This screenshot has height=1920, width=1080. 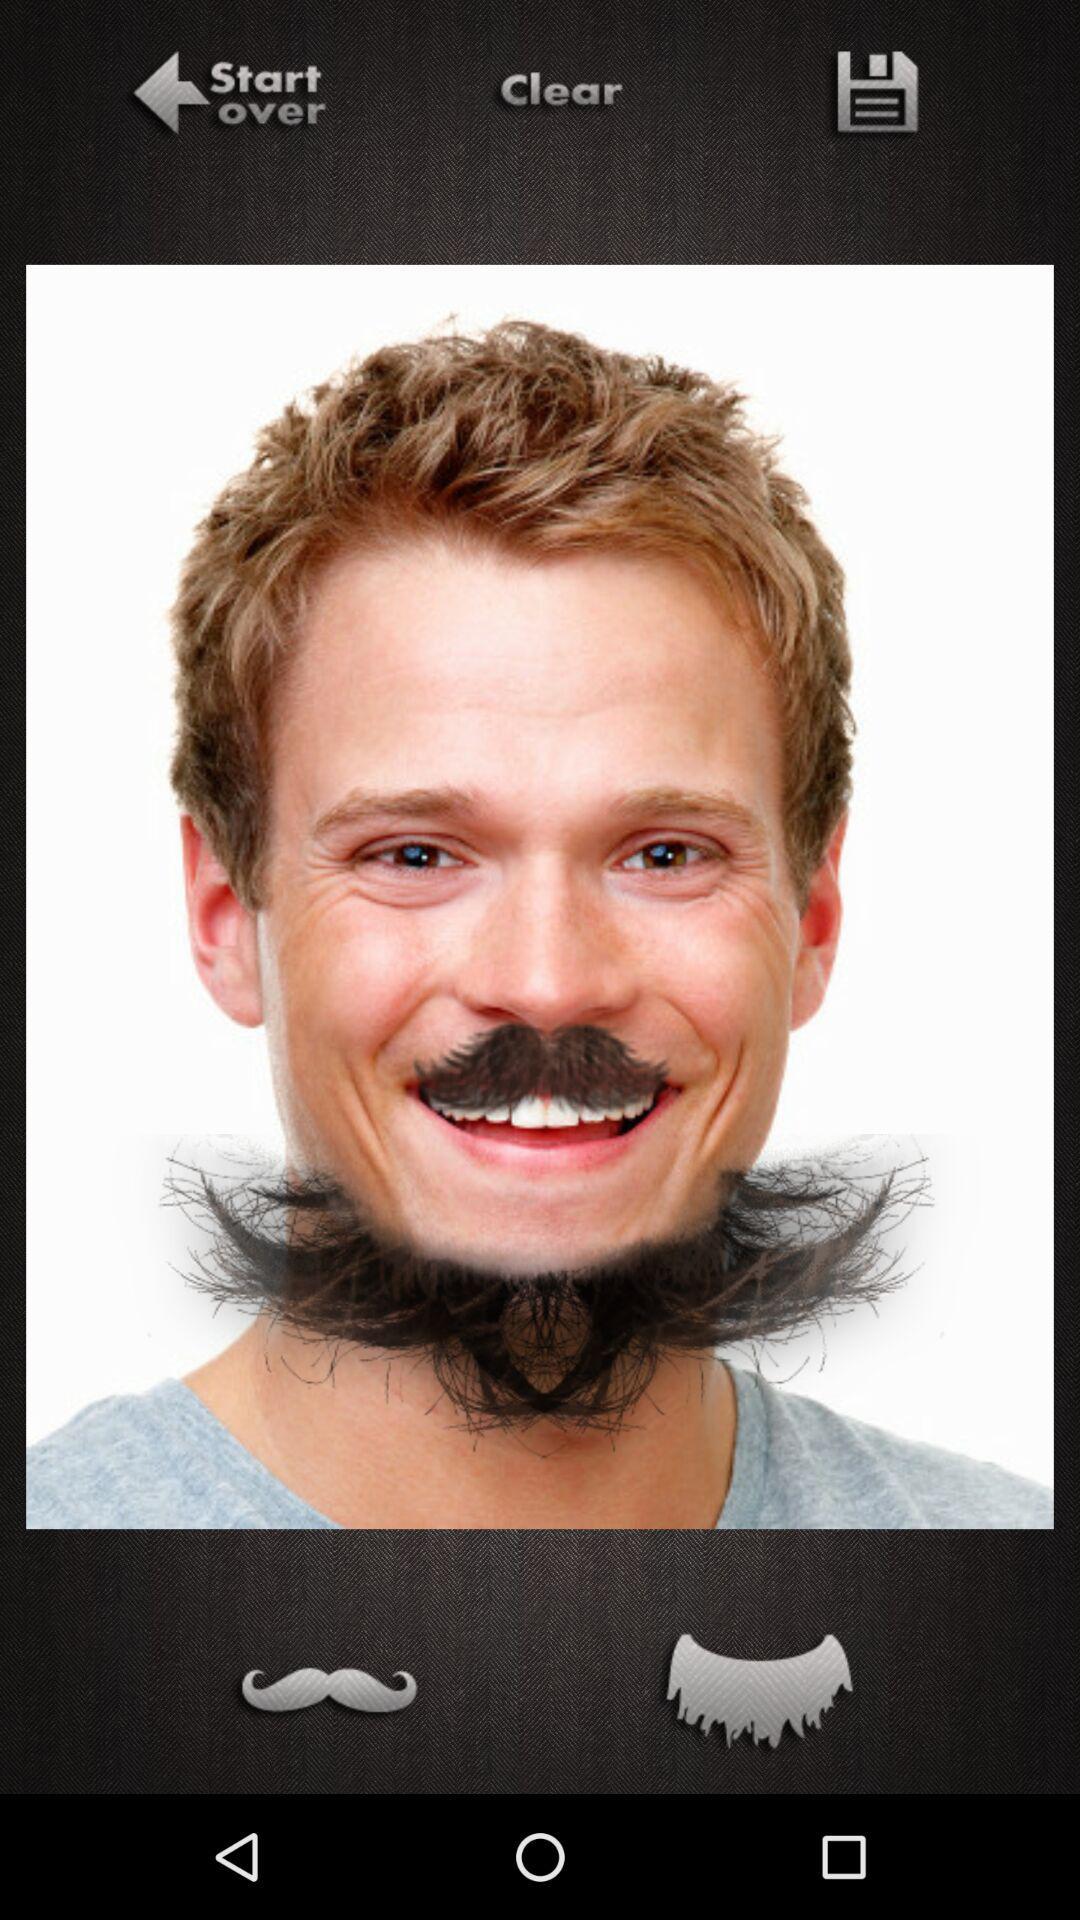 What do you see at coordinates (557, 96) in the screenshot?
I see `clear mustache and beard` at bounding box center [557, 96].